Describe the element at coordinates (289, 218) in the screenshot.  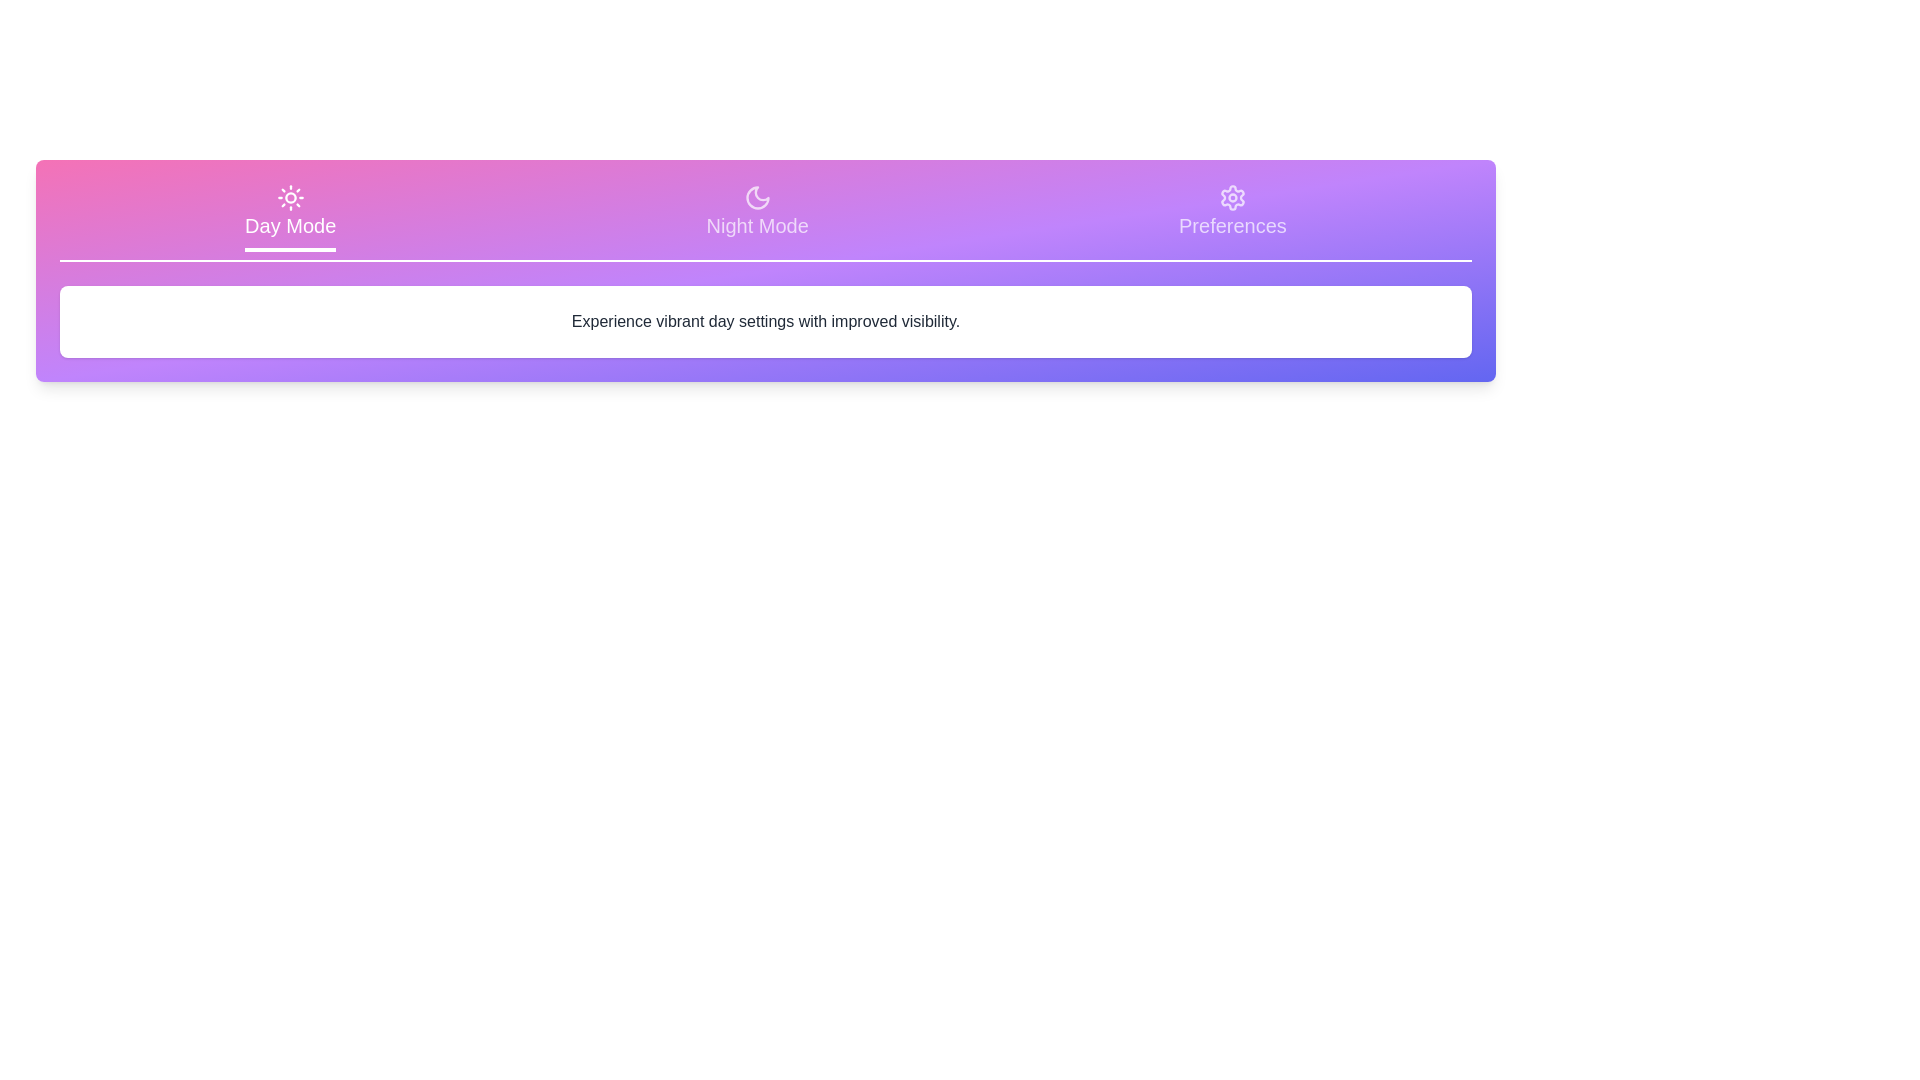
I see `the tab corresponding to Day Mode` at that location.